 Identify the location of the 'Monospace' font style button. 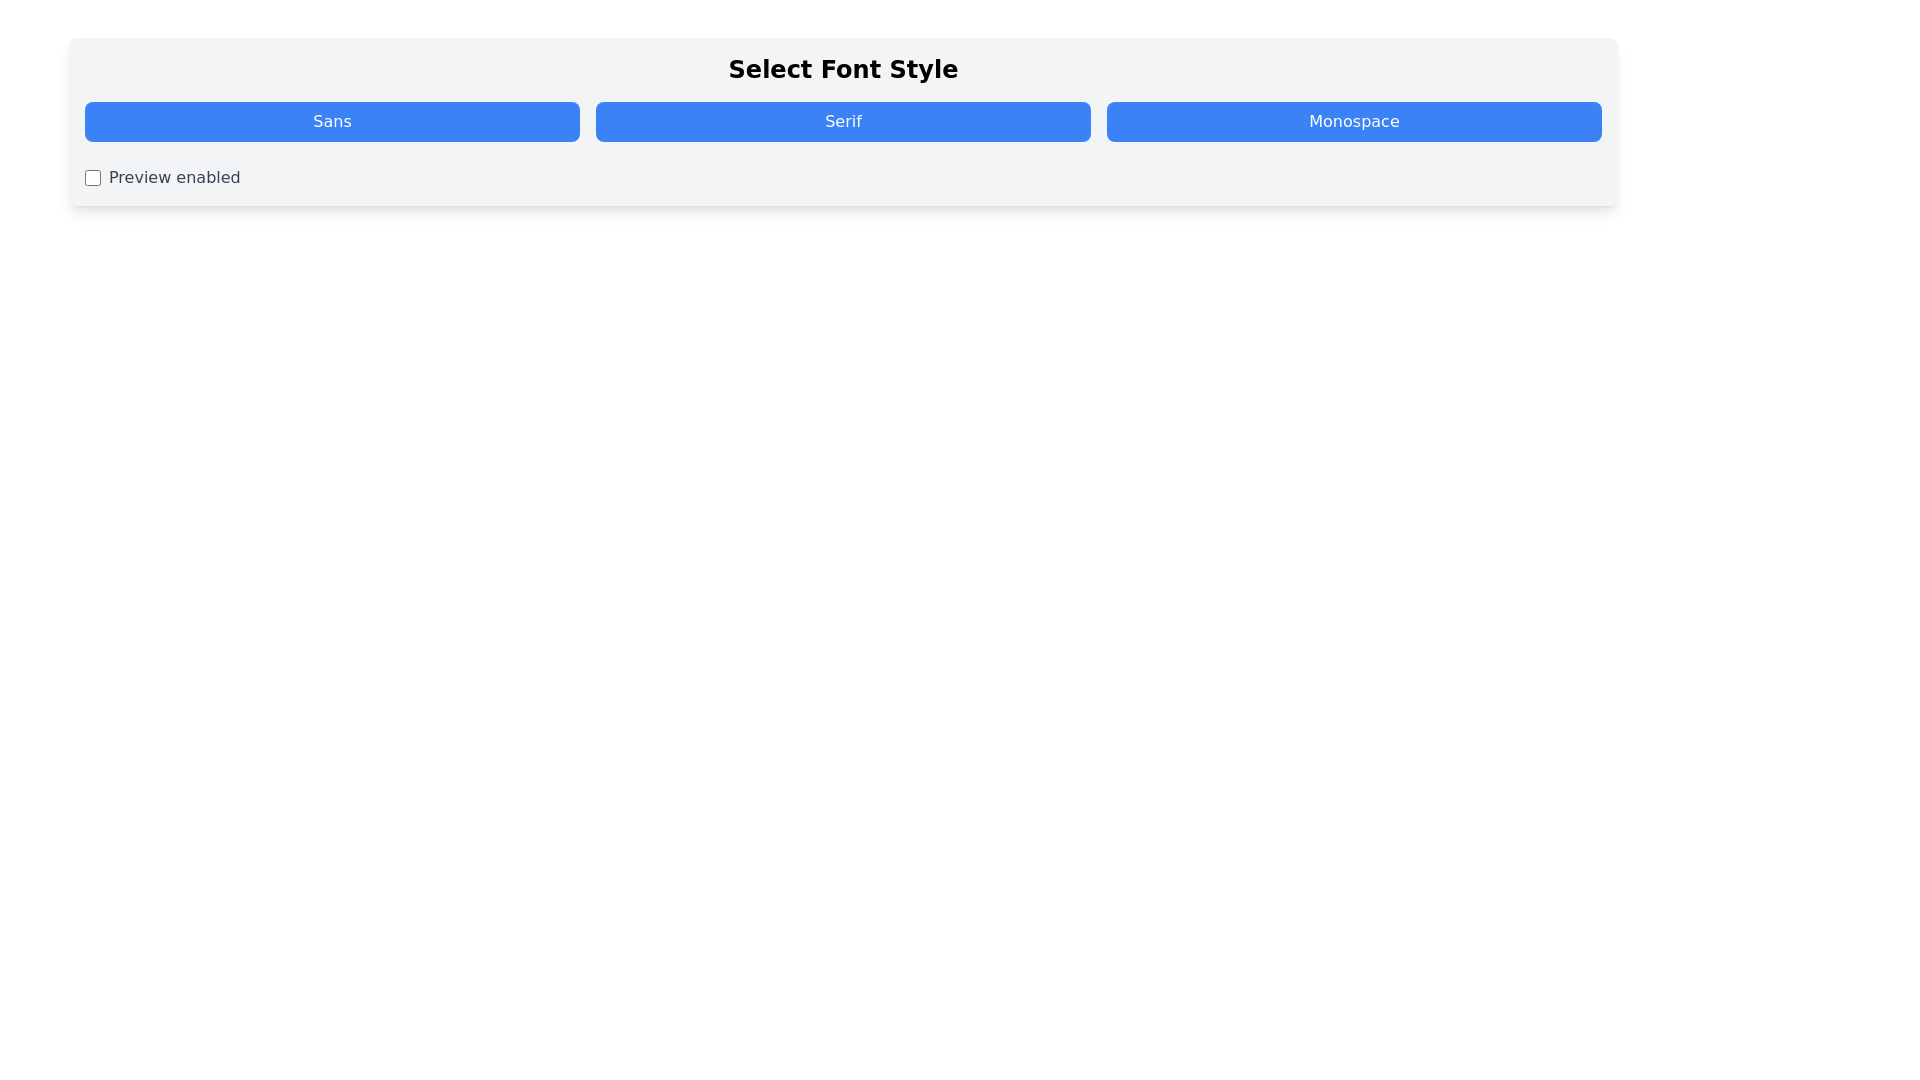
(1354, 122).